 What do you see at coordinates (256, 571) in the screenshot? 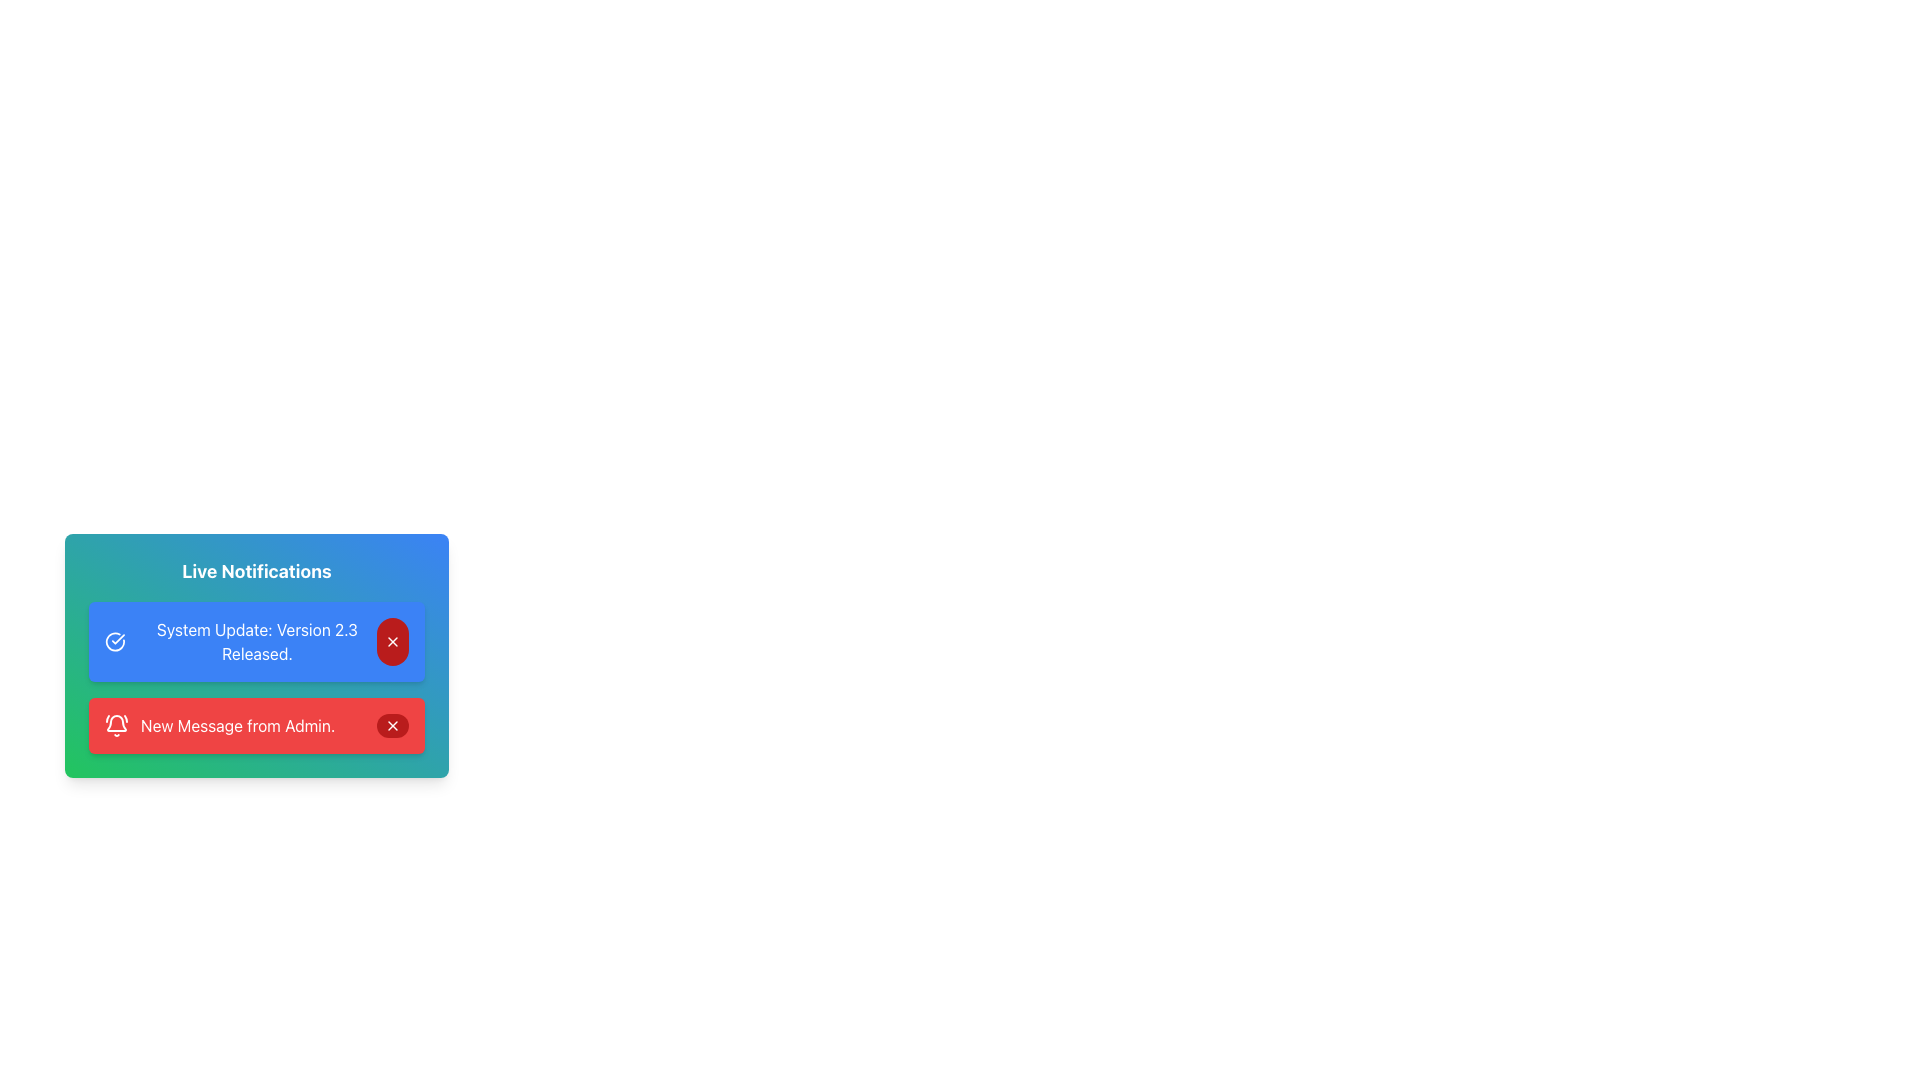
I see `text content of the bold label 'Live Notifications' located at the top of the notification card` at bounding box center [256, 571].